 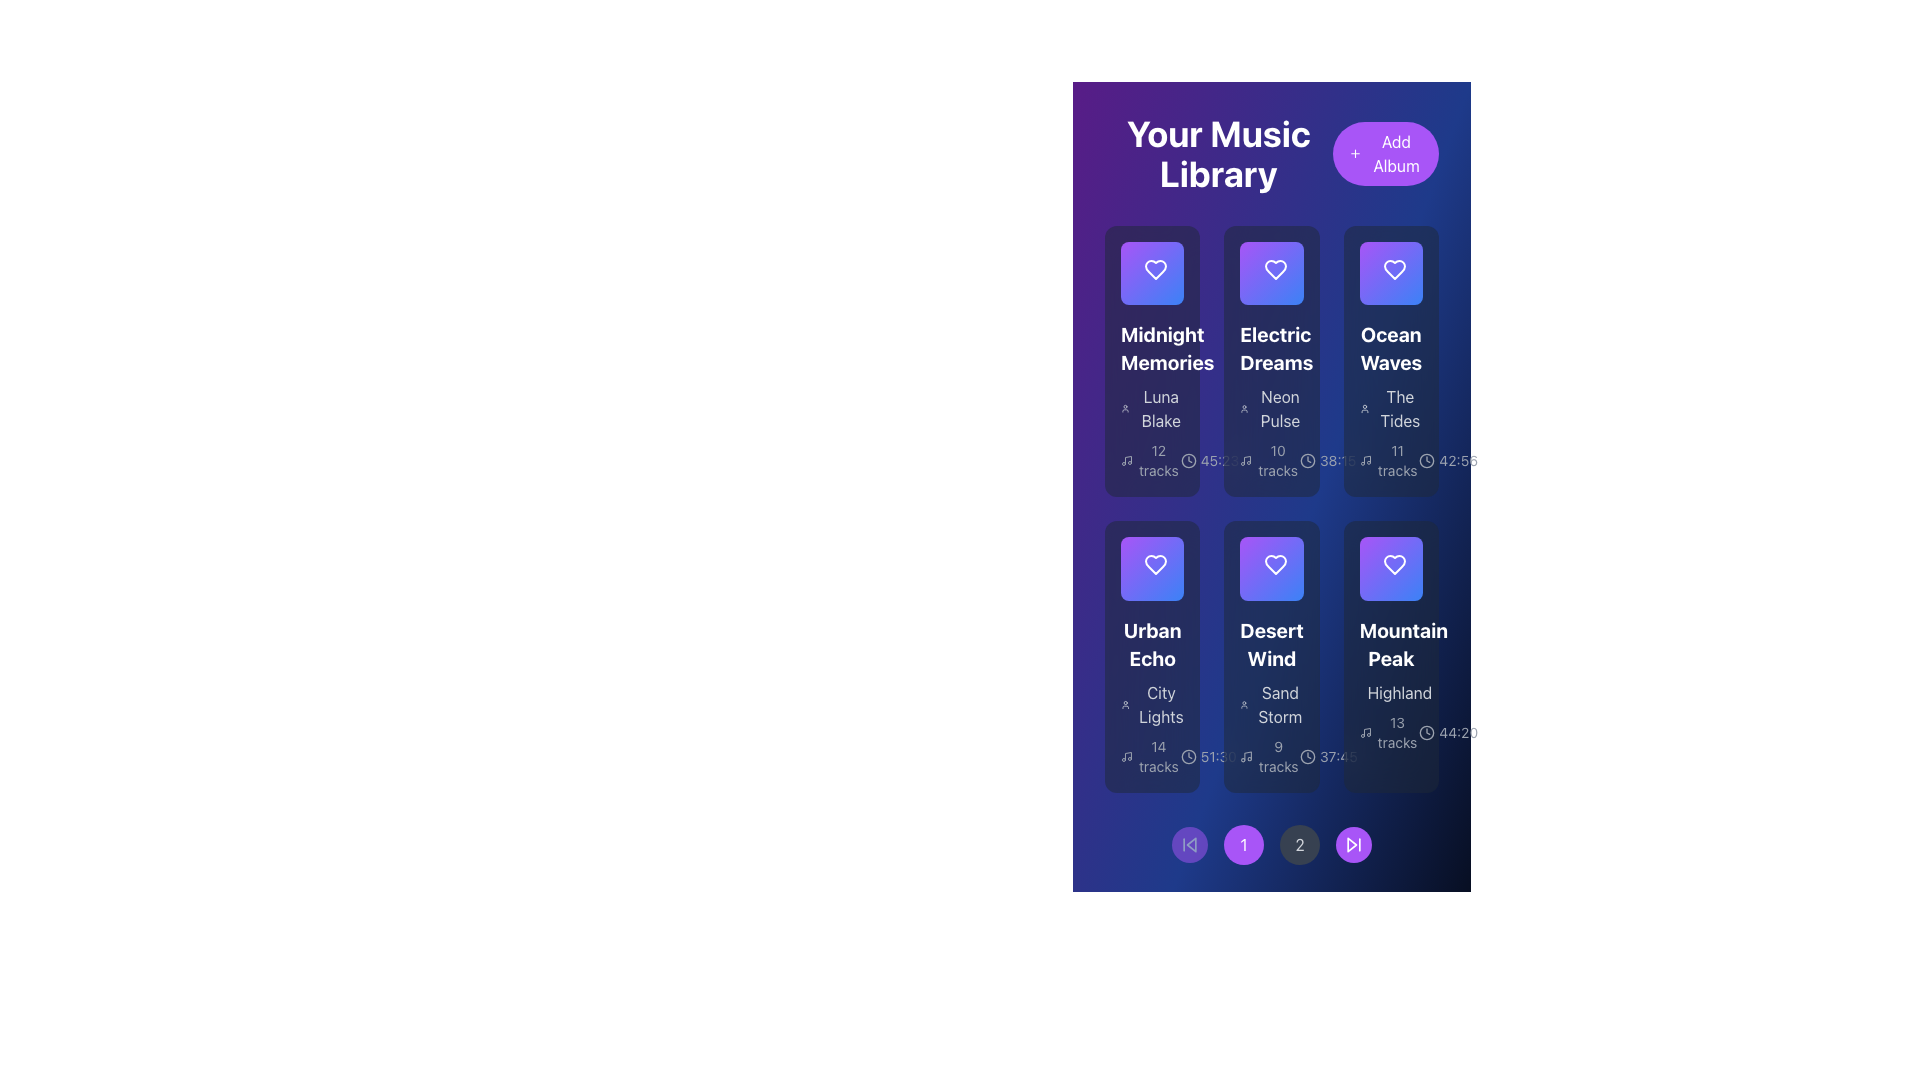 What do you see at coordinates (1308, 461) in the screenshot?
I see `the clock icon located to the left of the text '38:15'` at bounding box center [1308, 461].